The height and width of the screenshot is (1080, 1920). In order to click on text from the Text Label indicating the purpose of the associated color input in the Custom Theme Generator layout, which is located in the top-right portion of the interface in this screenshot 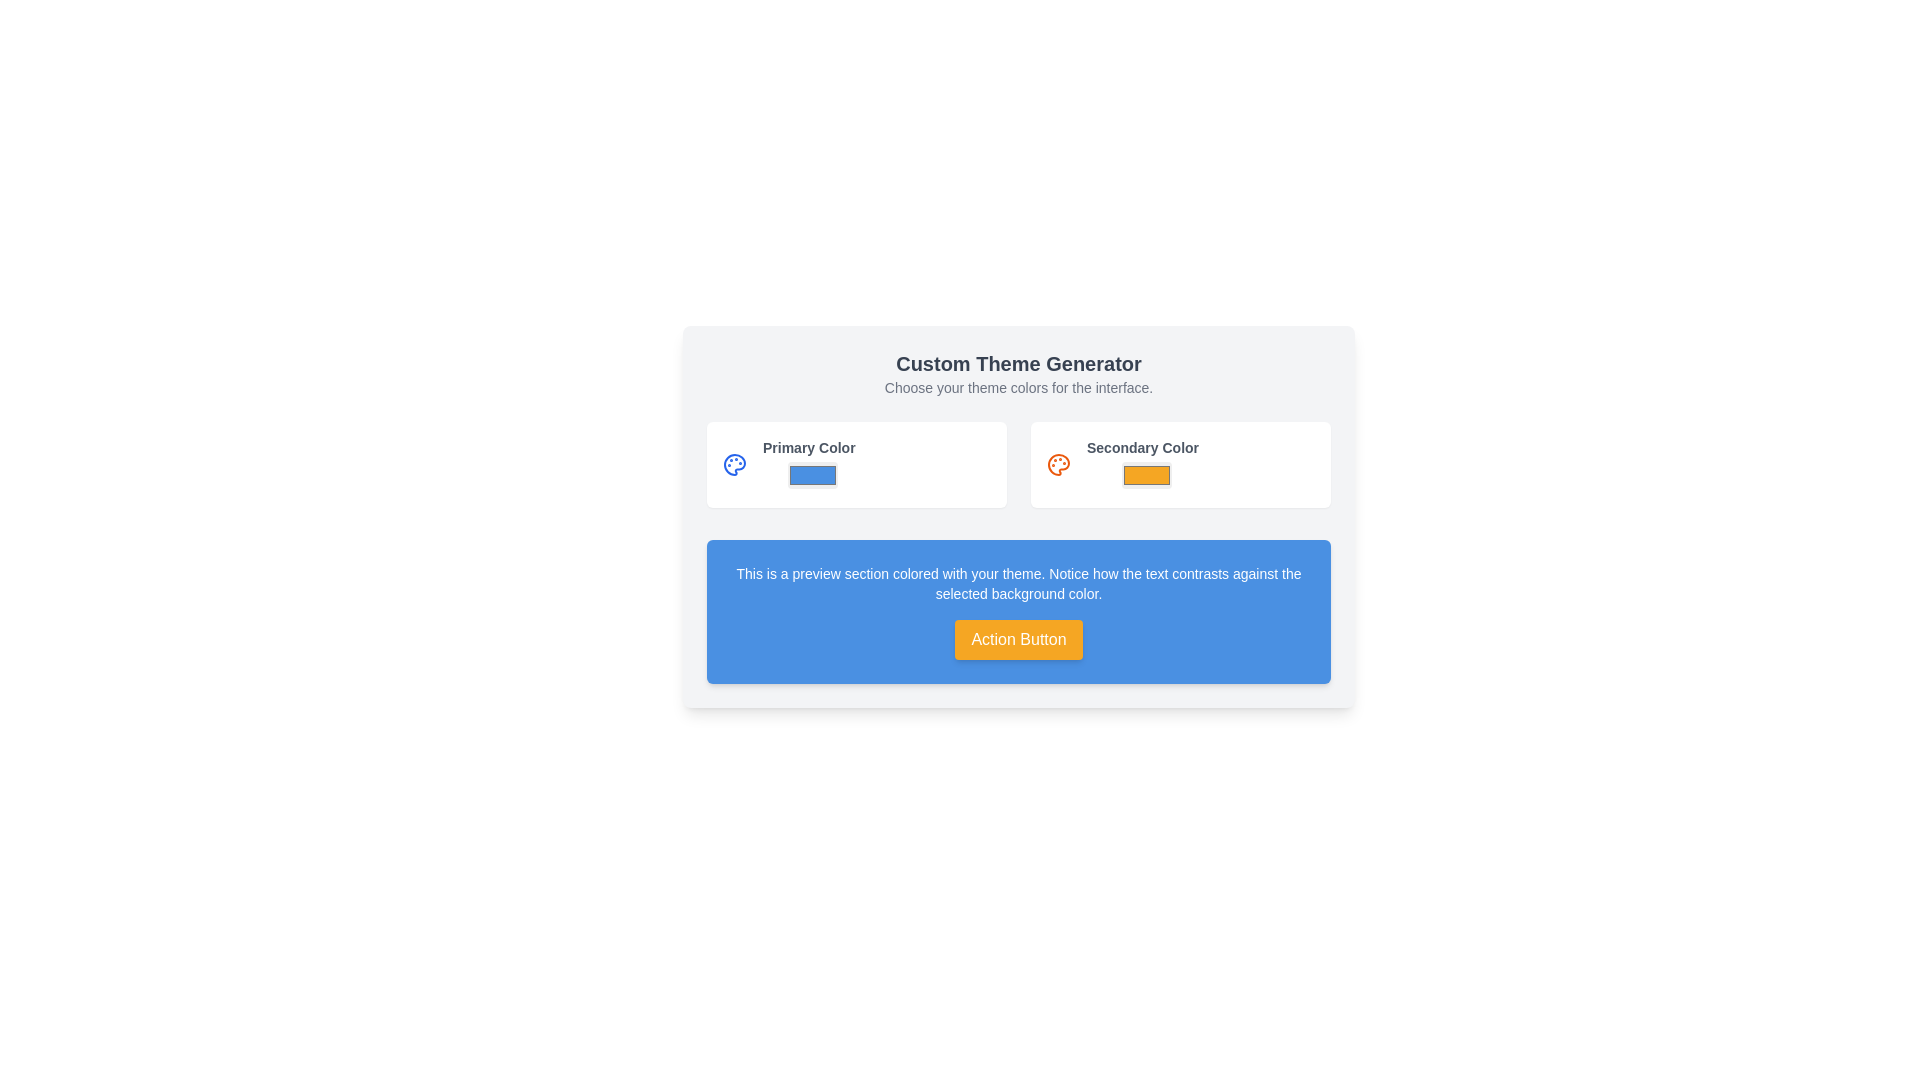, I will do `click(1142, 446)`.